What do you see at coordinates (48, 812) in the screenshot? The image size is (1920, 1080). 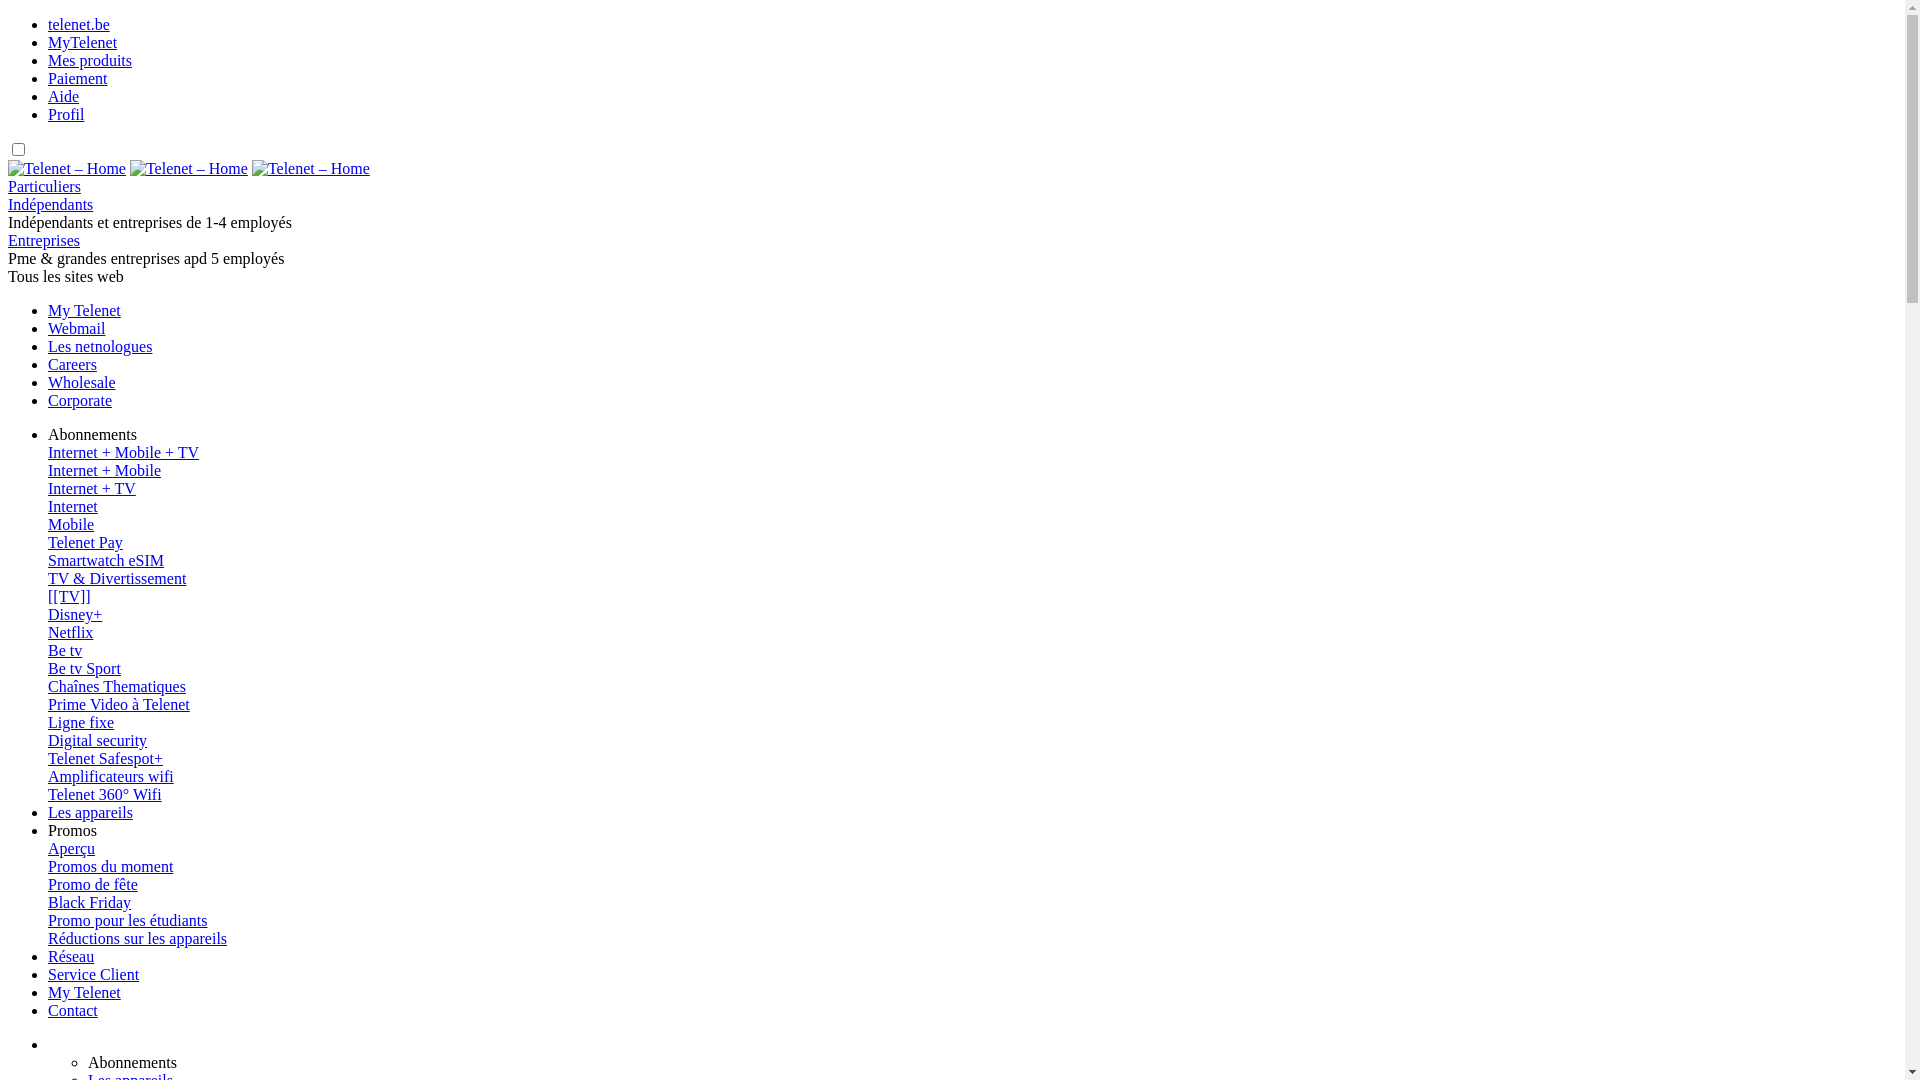 I see `'Les appareils'` at bounding box center [48, 812].